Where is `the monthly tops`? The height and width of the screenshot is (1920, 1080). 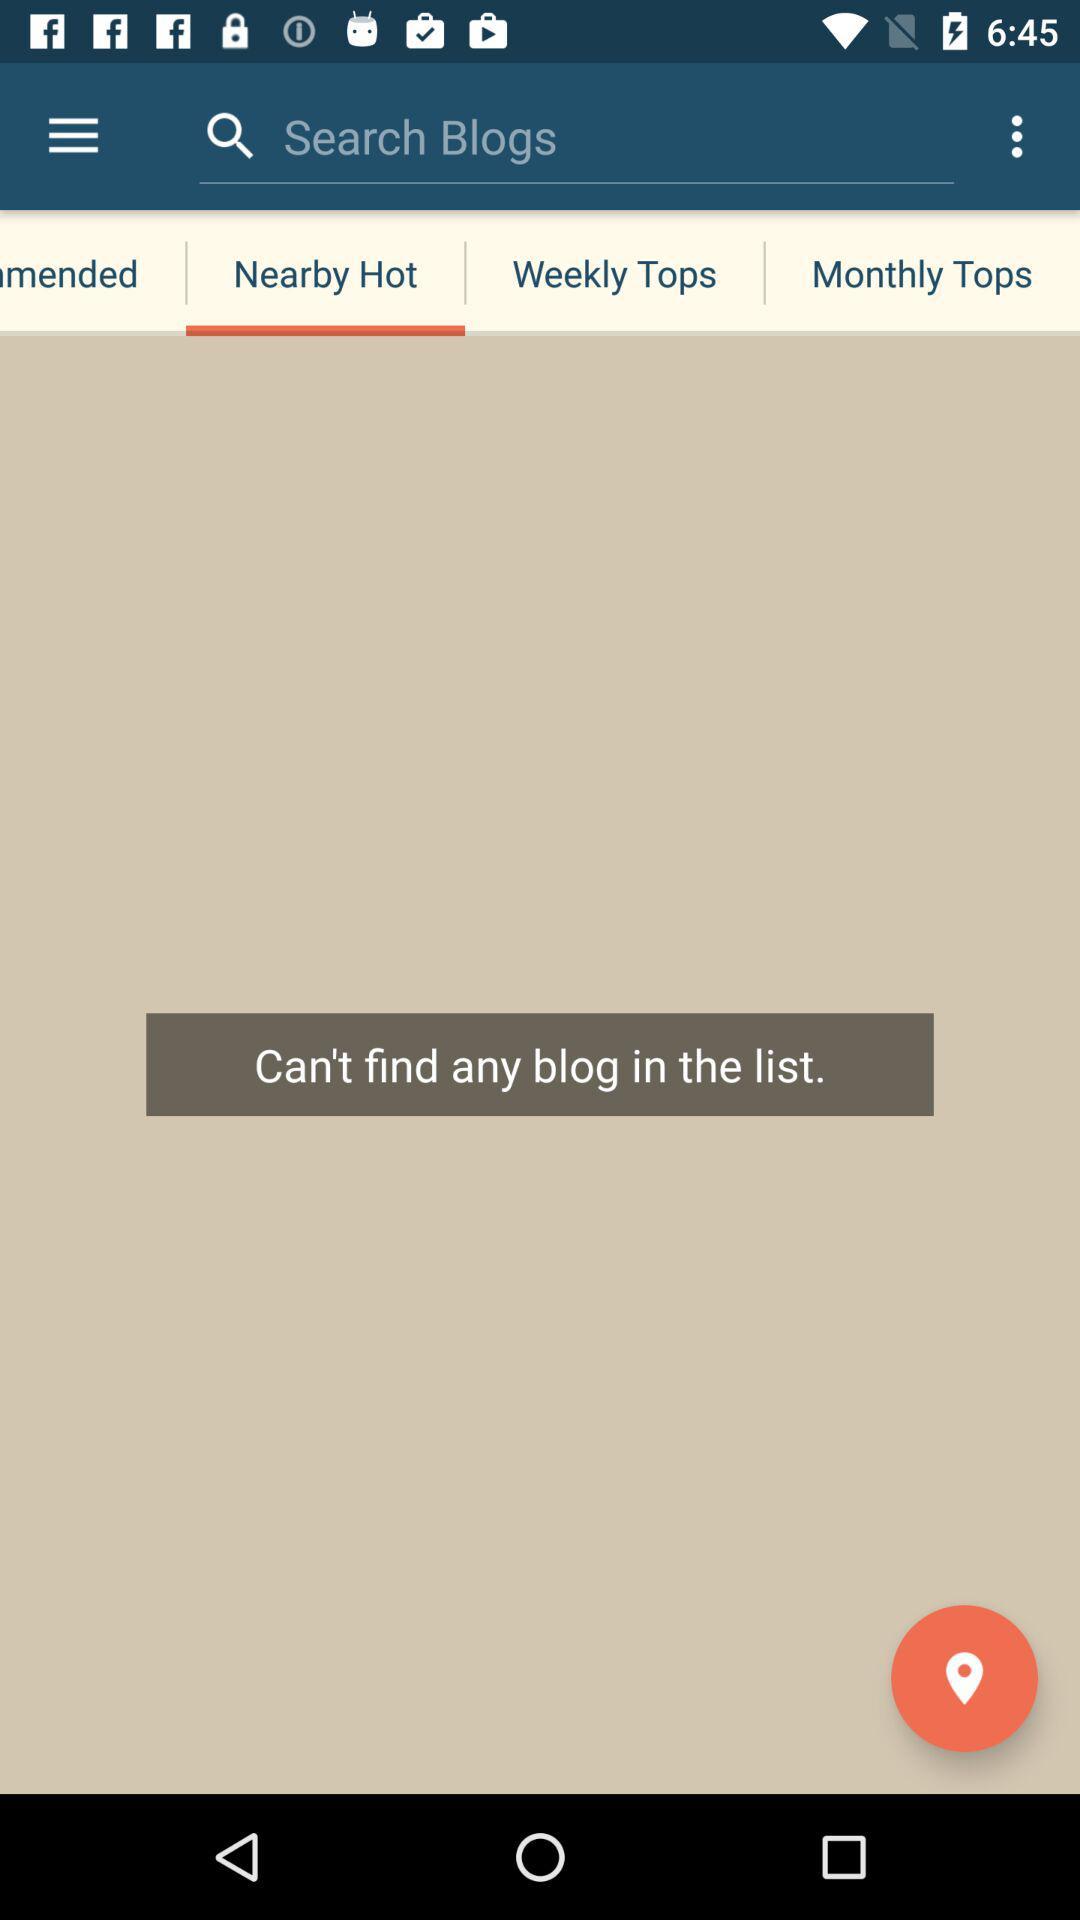 the monthly tops is located at coordinates (921, 272).